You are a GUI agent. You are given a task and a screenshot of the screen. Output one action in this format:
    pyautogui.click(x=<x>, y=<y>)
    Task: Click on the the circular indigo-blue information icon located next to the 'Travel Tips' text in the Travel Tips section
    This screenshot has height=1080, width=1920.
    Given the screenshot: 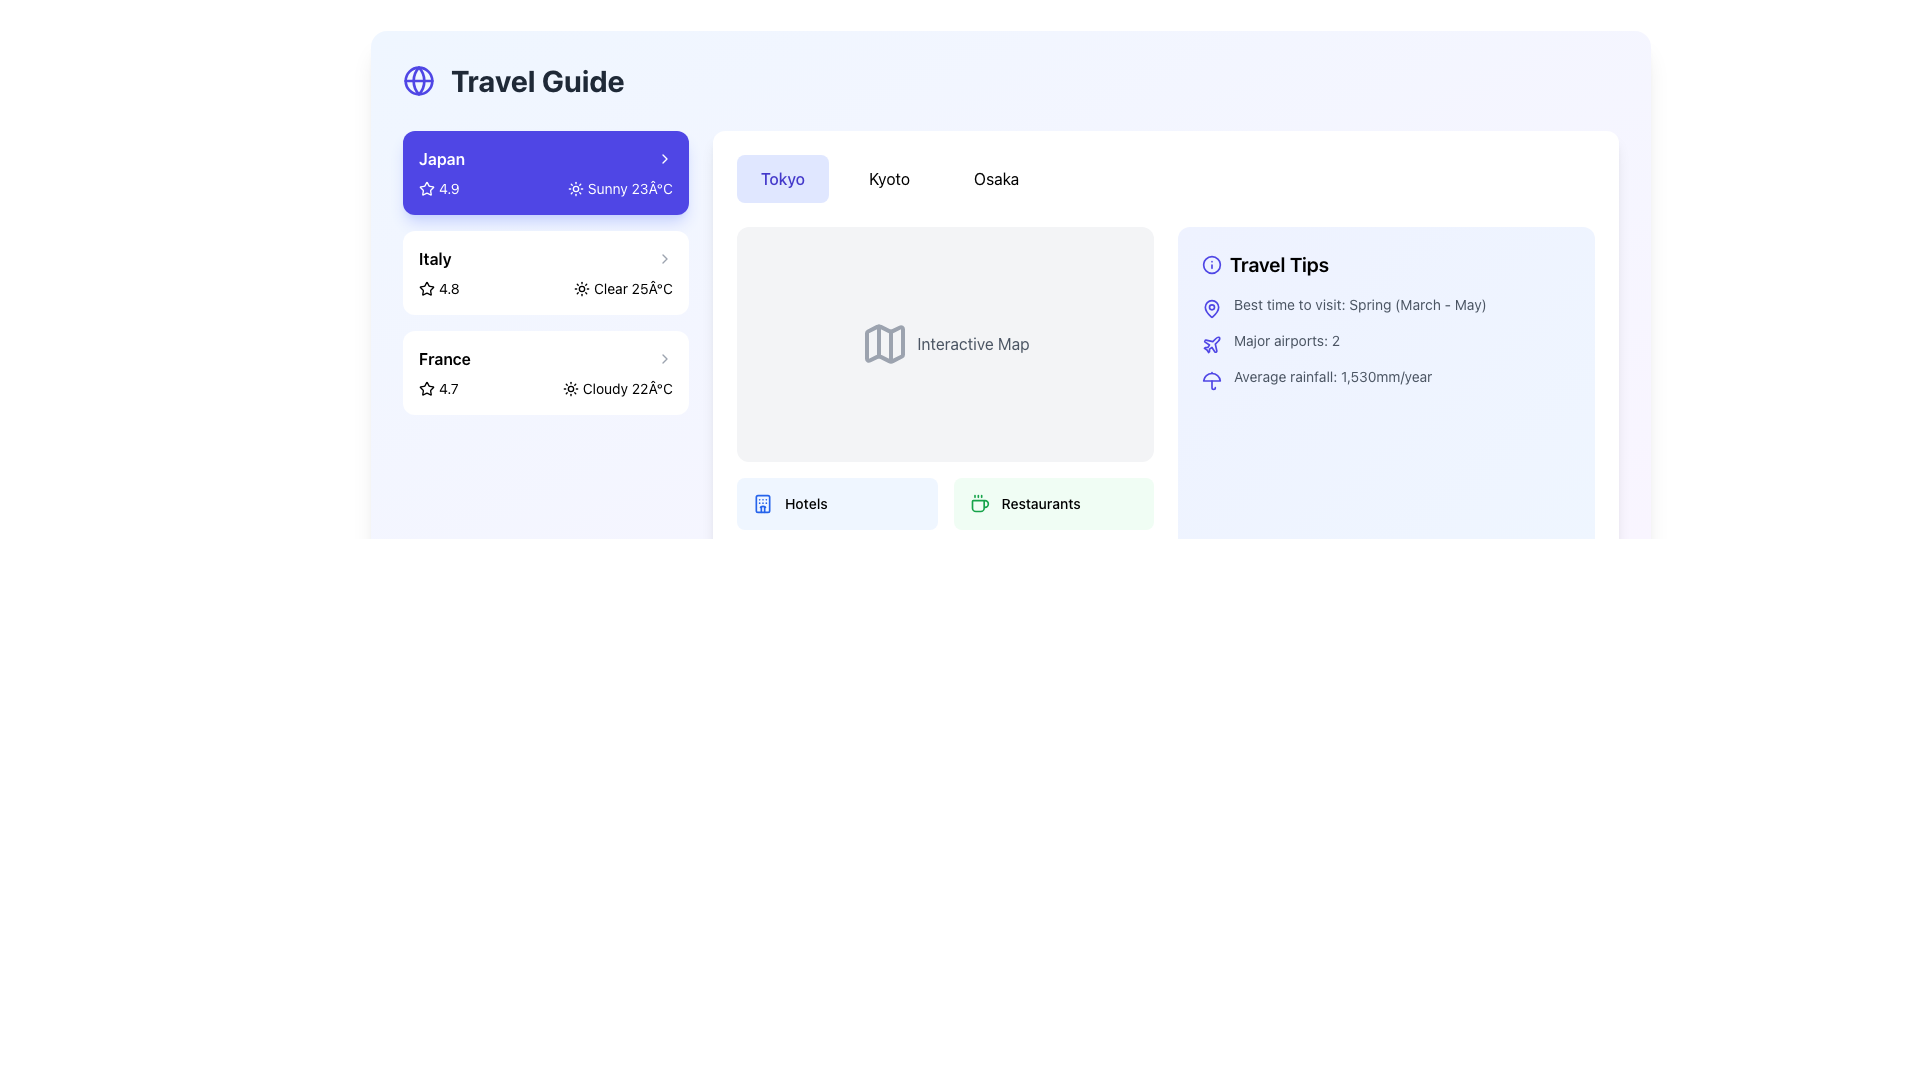 What is the action you would take?
    pyautogui.click(x=1210, y=264)
    